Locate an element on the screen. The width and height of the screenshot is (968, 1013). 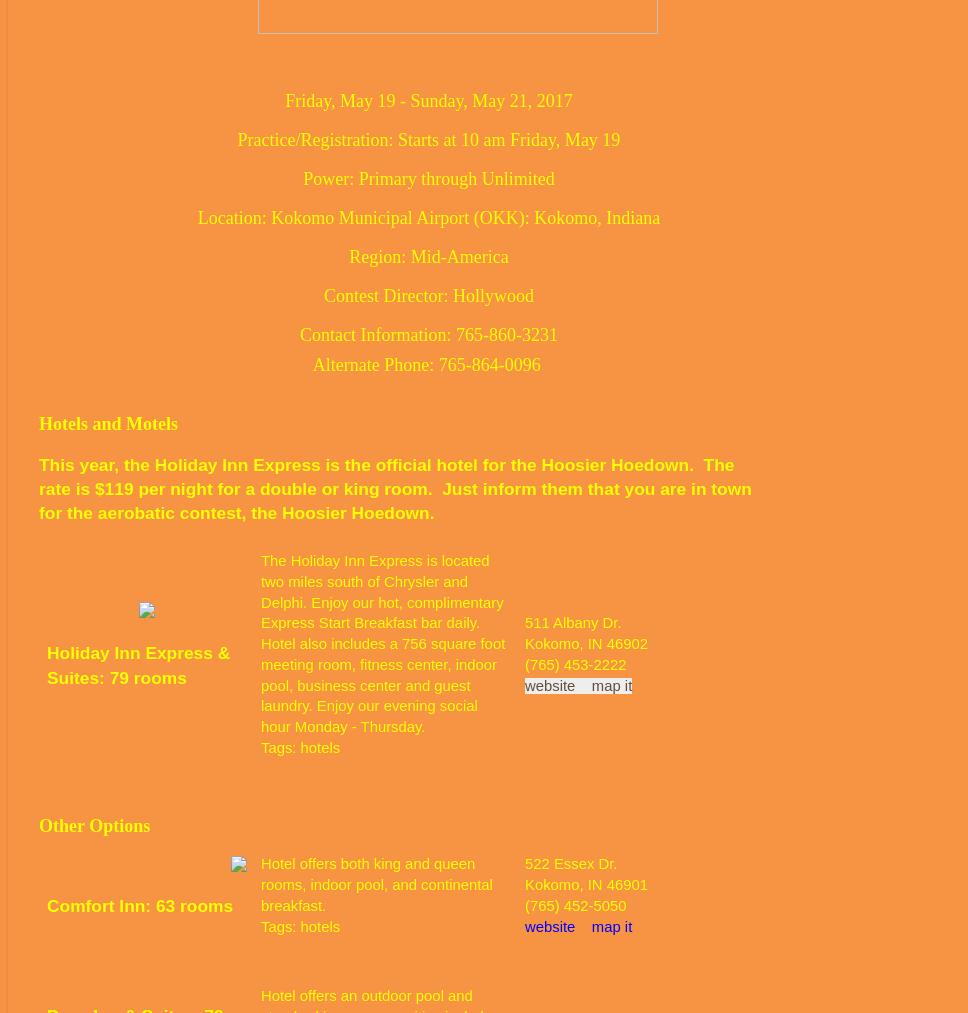
'Holiday Inn Express & Suites: 79 rooms' is located at coordinates (137, 664).